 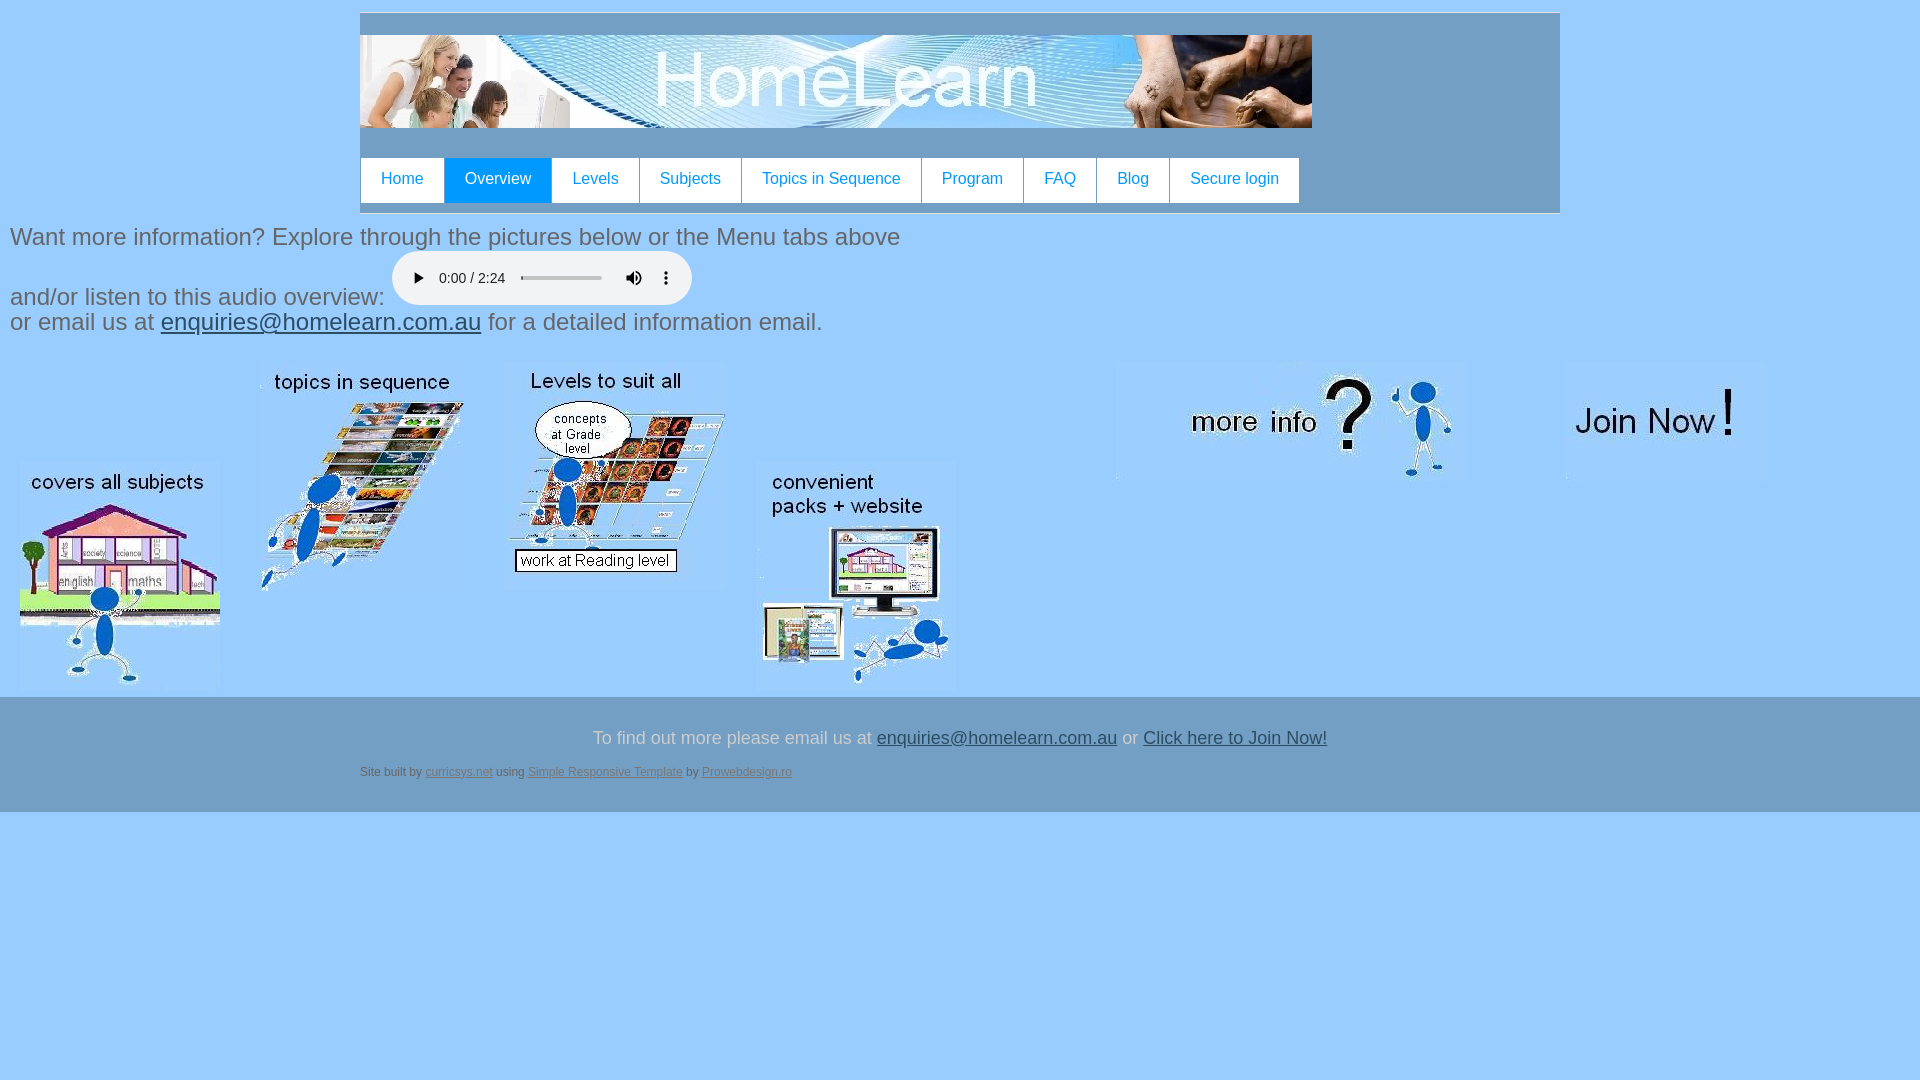 What do you see at coordinates (1170, 180) in the screenshot?
I see `'Secure login'` at bounding box center [1170, 180].